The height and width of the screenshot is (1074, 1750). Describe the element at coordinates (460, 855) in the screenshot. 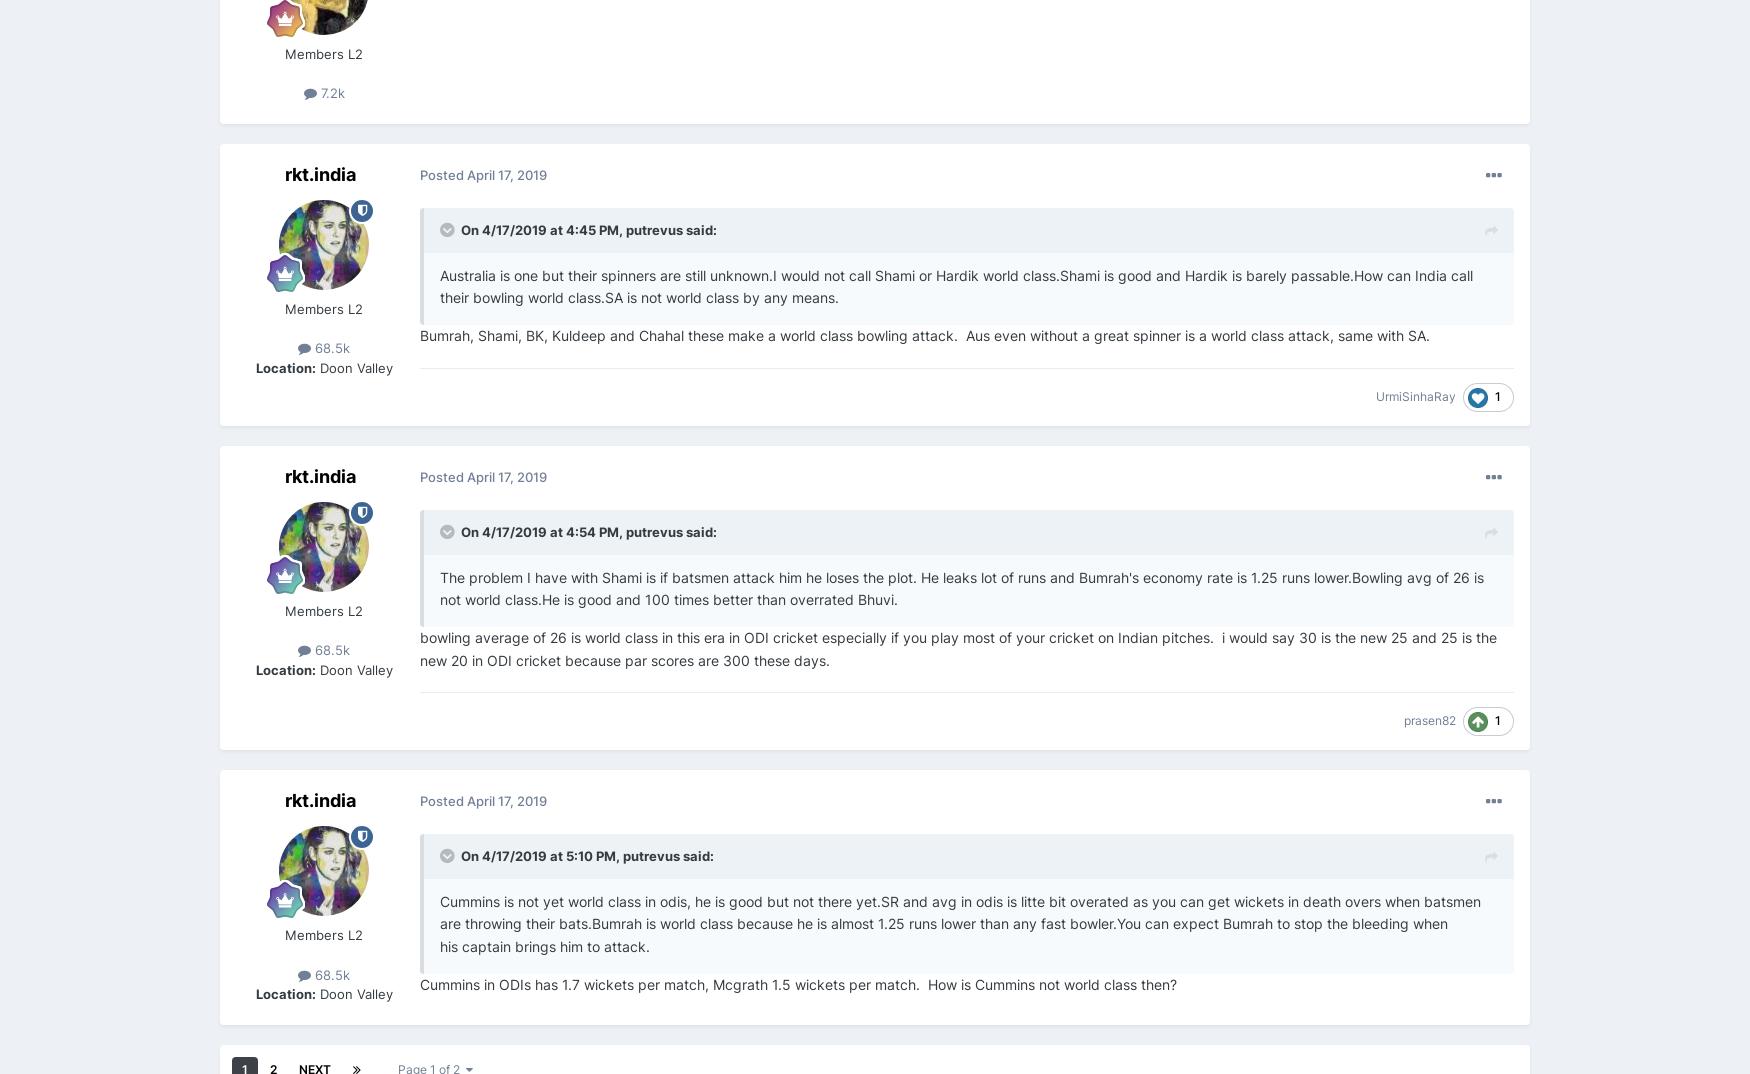

I see `'On 4/17/2019 at 5:10 PM,'` at that location.